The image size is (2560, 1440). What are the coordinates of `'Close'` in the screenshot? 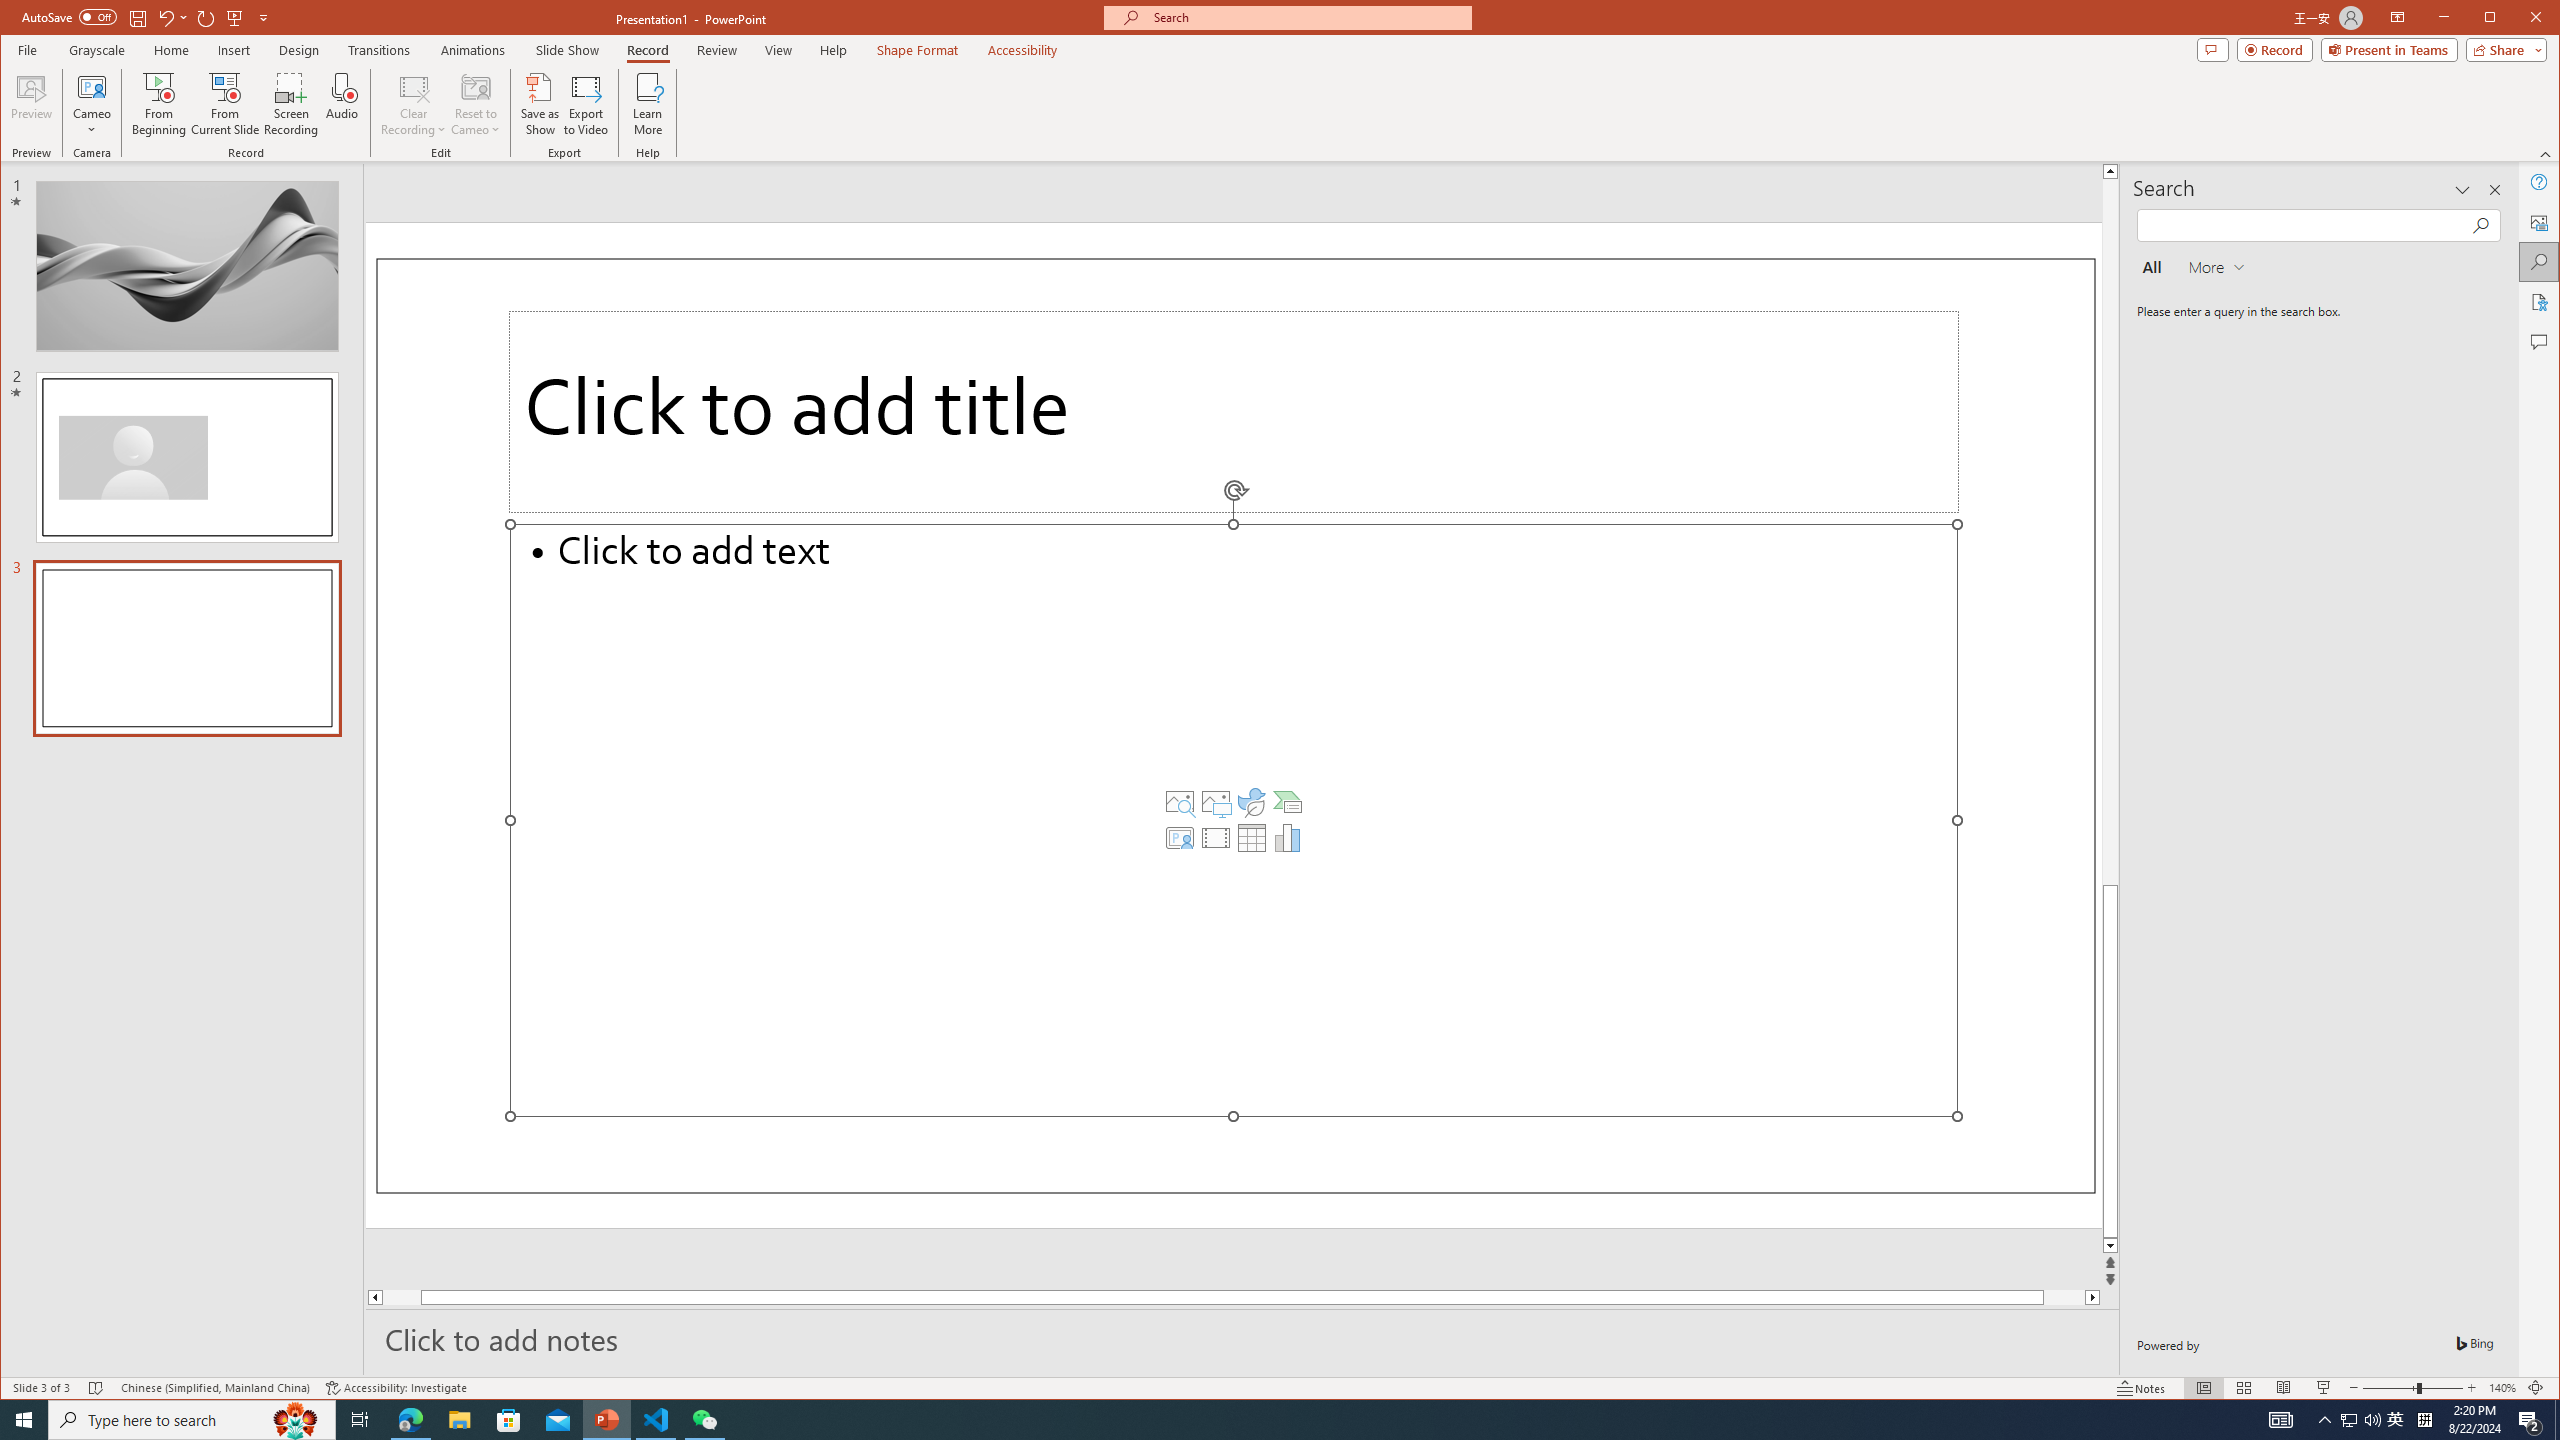 It's located at (2539, 19).